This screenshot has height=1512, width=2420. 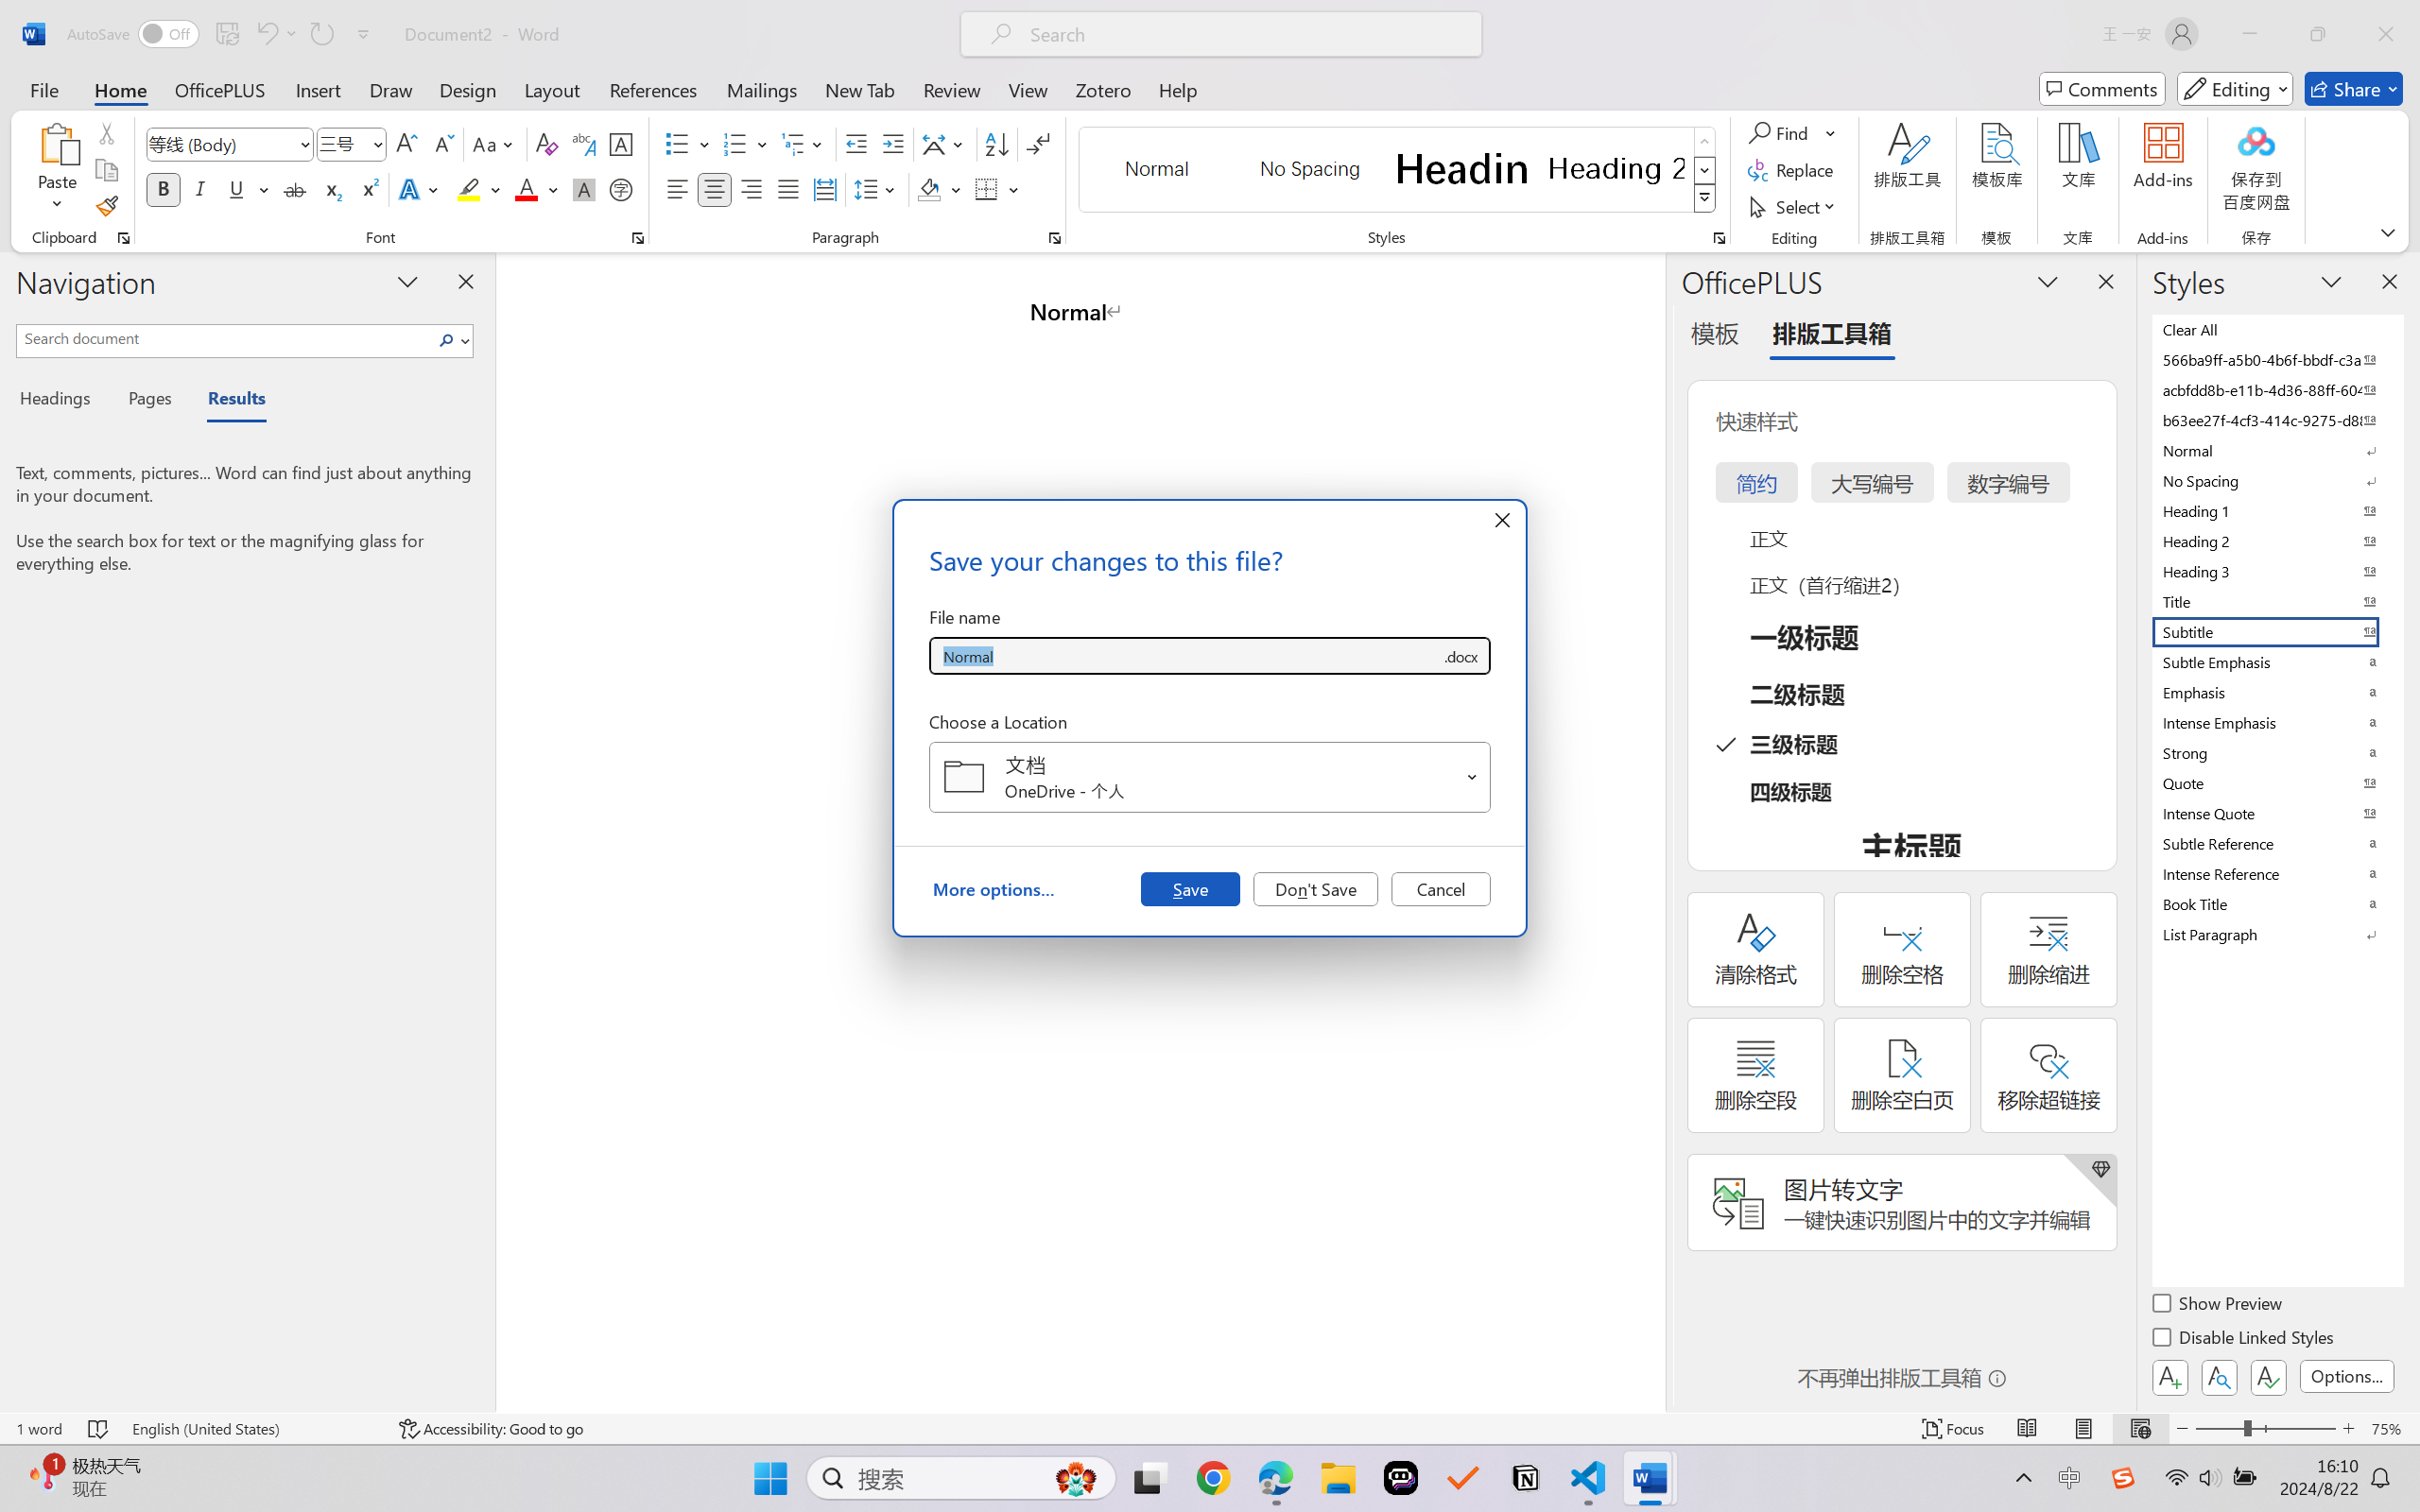 What do you see at coordinates (637, 237) in the screenshot?
I see `'Font...'` at bounding box center [637, 237].